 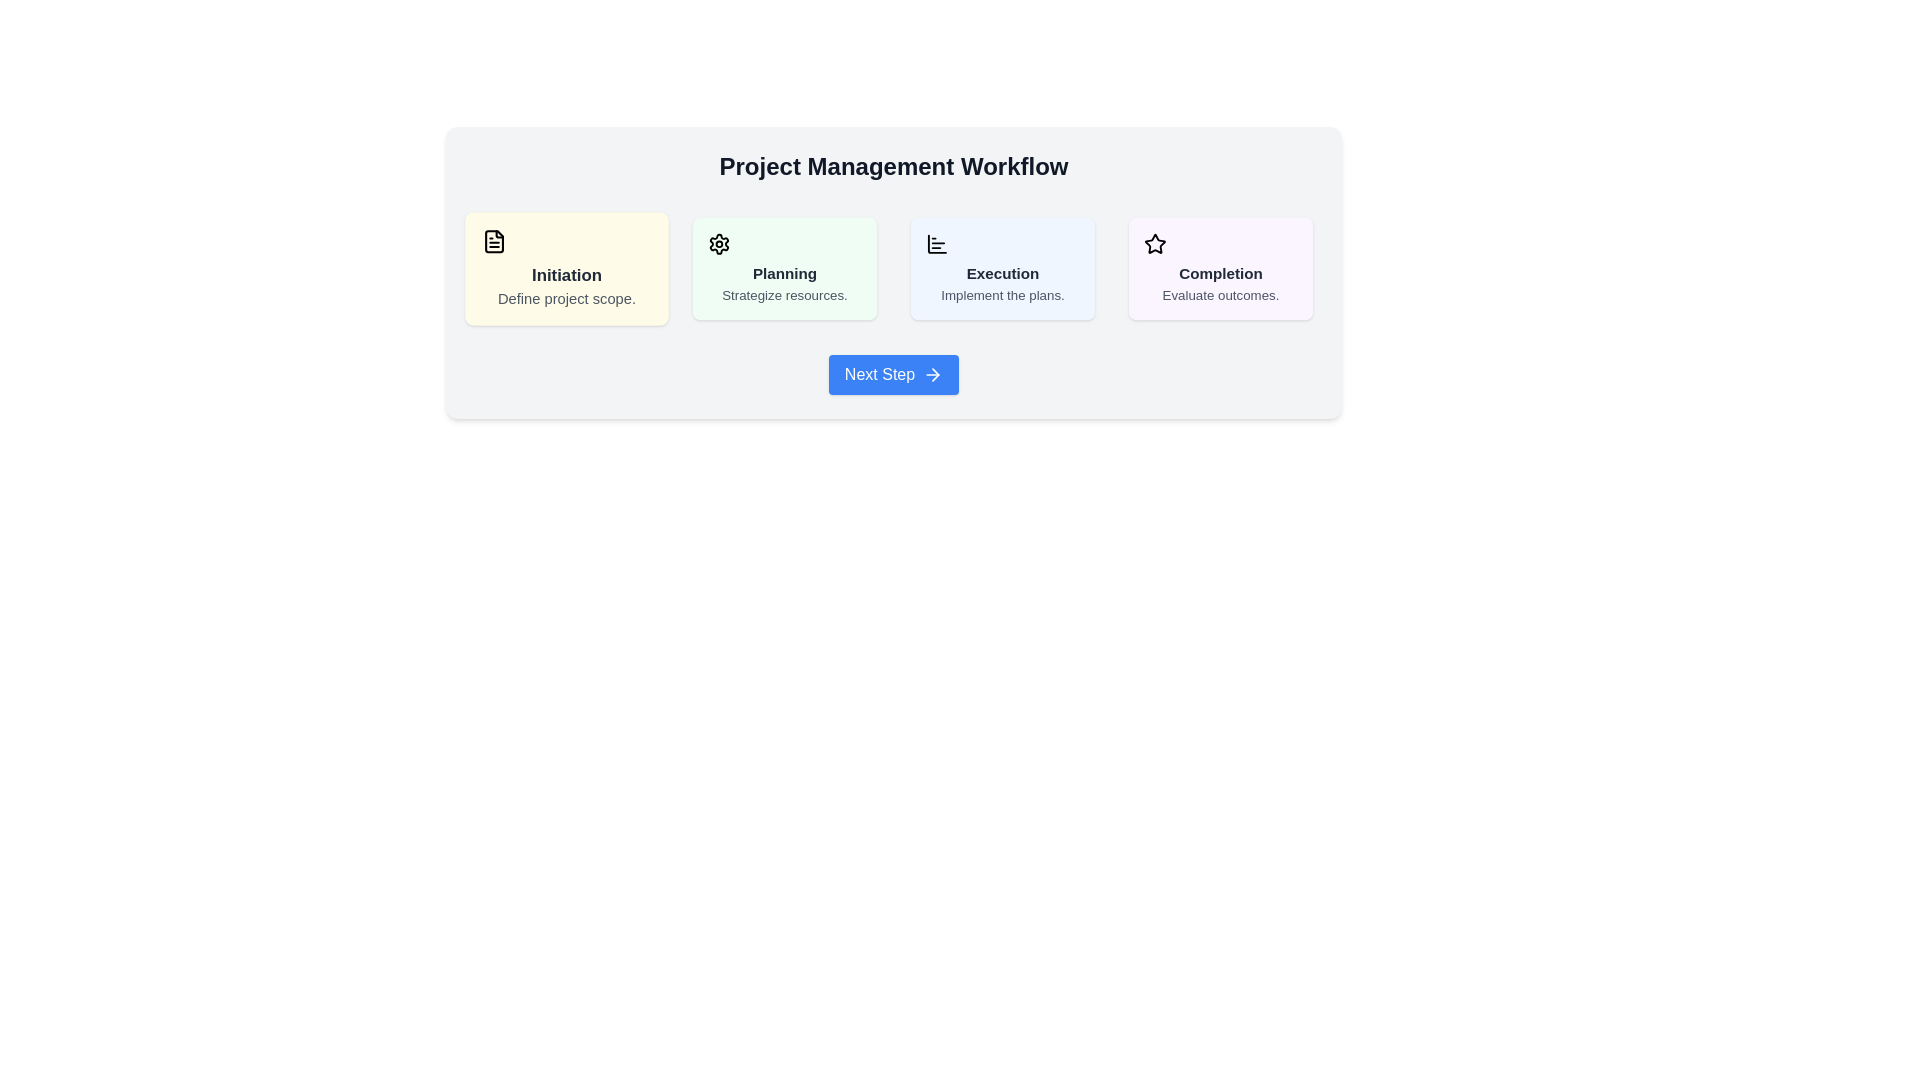 I want to click on the file document icon located at the top left area of the 'Initiation' card in the Project Management Workflow interface, so click(x=494, y=240).